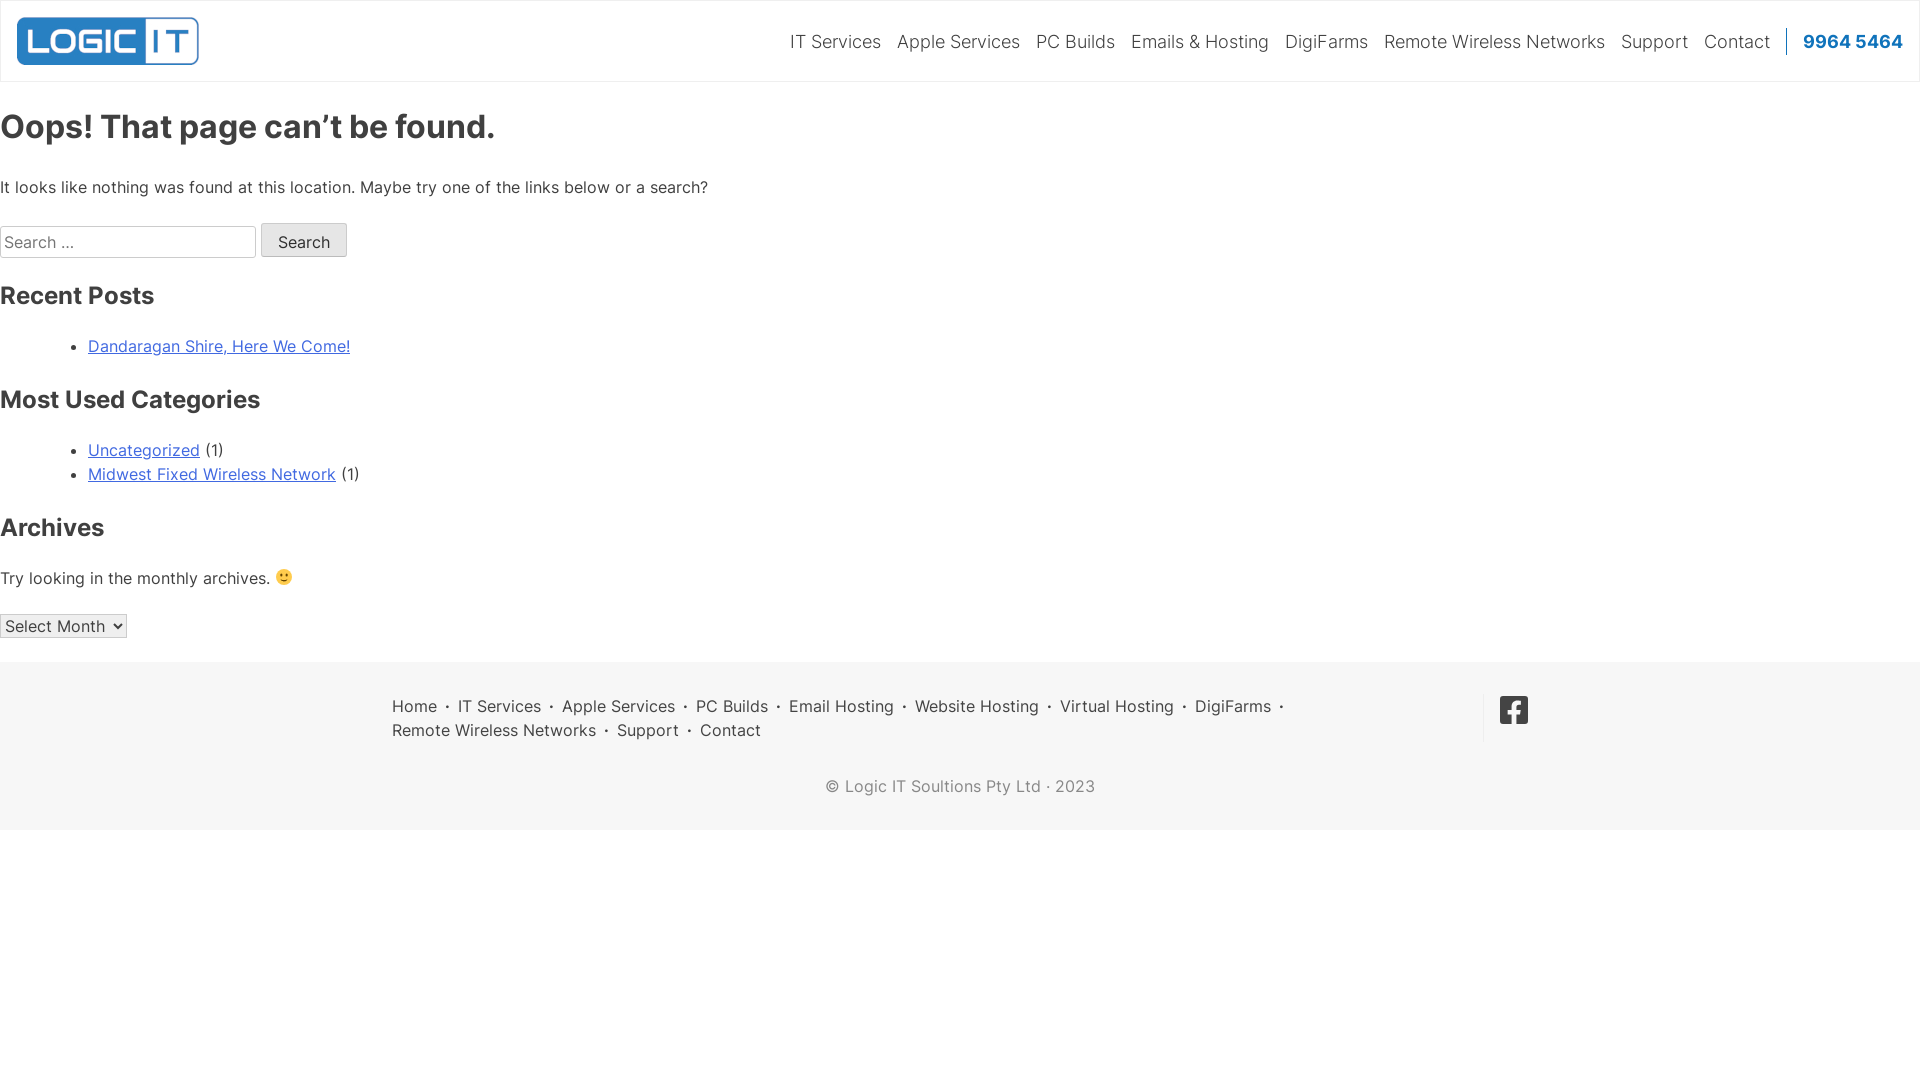 This screenshot has width=1920, height=1080. Describe the element at coordinates (499, 704) in the screenshot. I see `'IT Services'` at that location.